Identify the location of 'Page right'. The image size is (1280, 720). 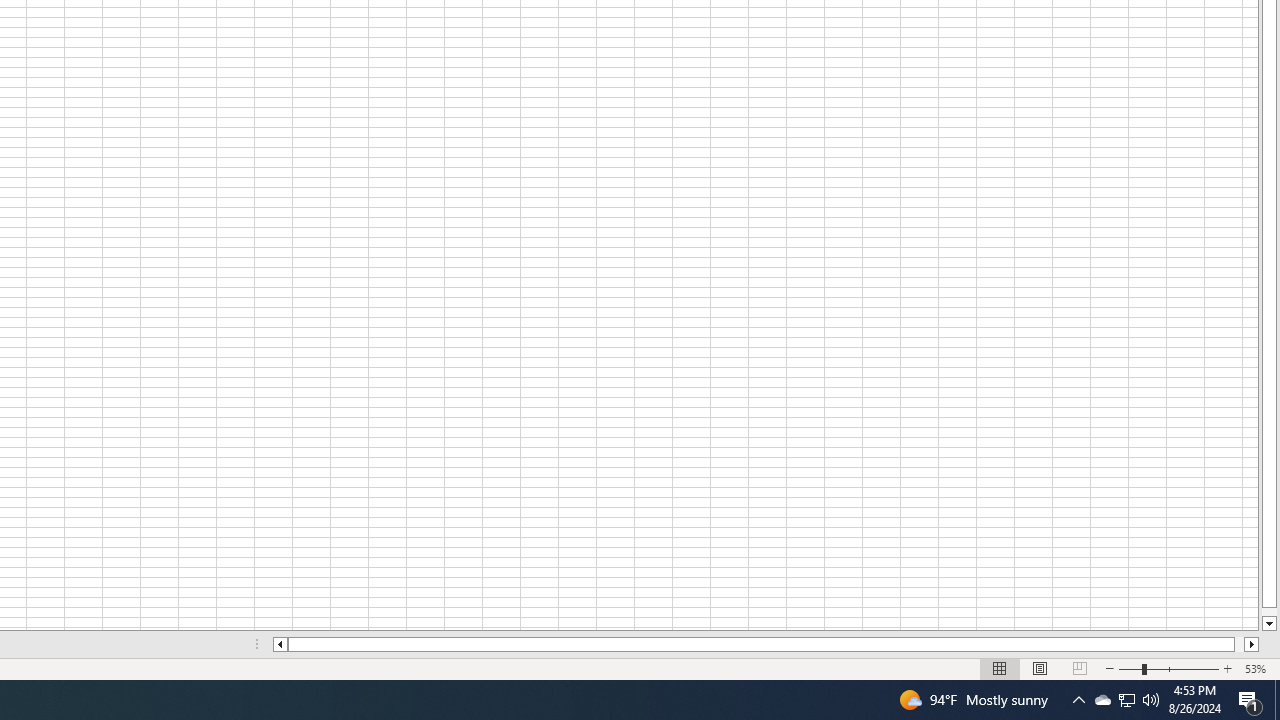
(1238, 644).